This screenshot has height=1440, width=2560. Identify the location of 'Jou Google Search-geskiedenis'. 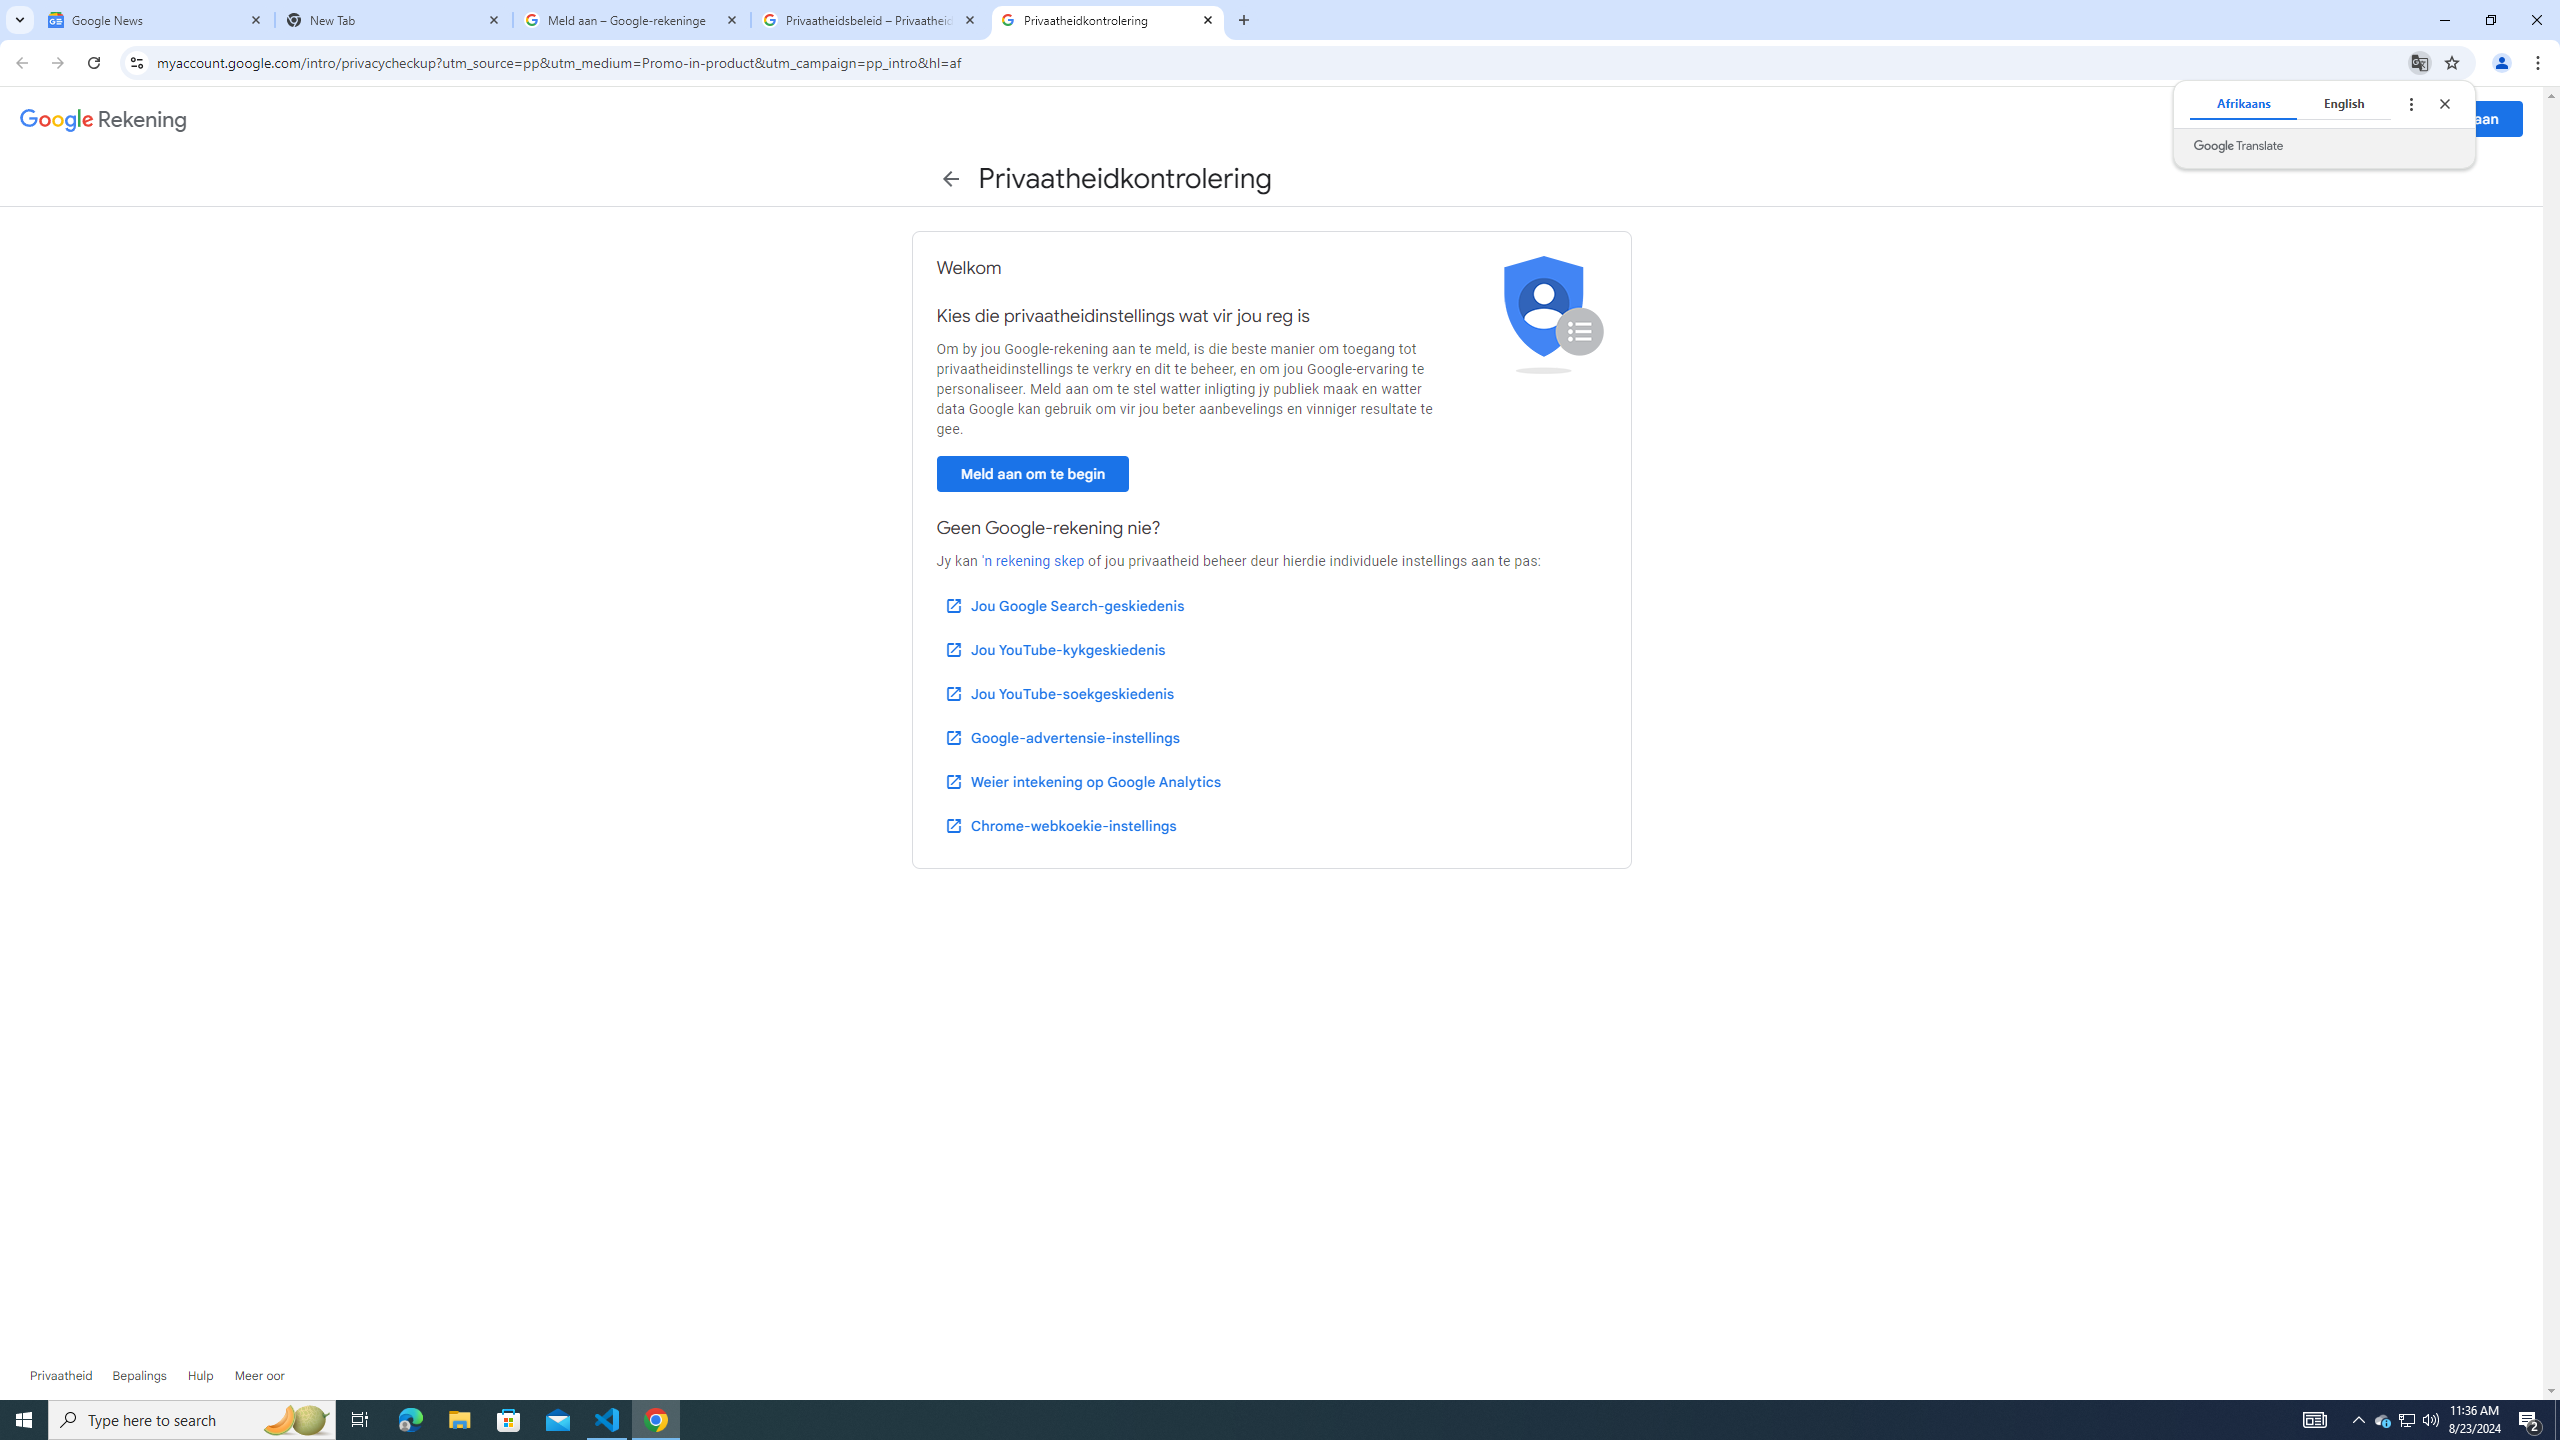
(1063, 605).